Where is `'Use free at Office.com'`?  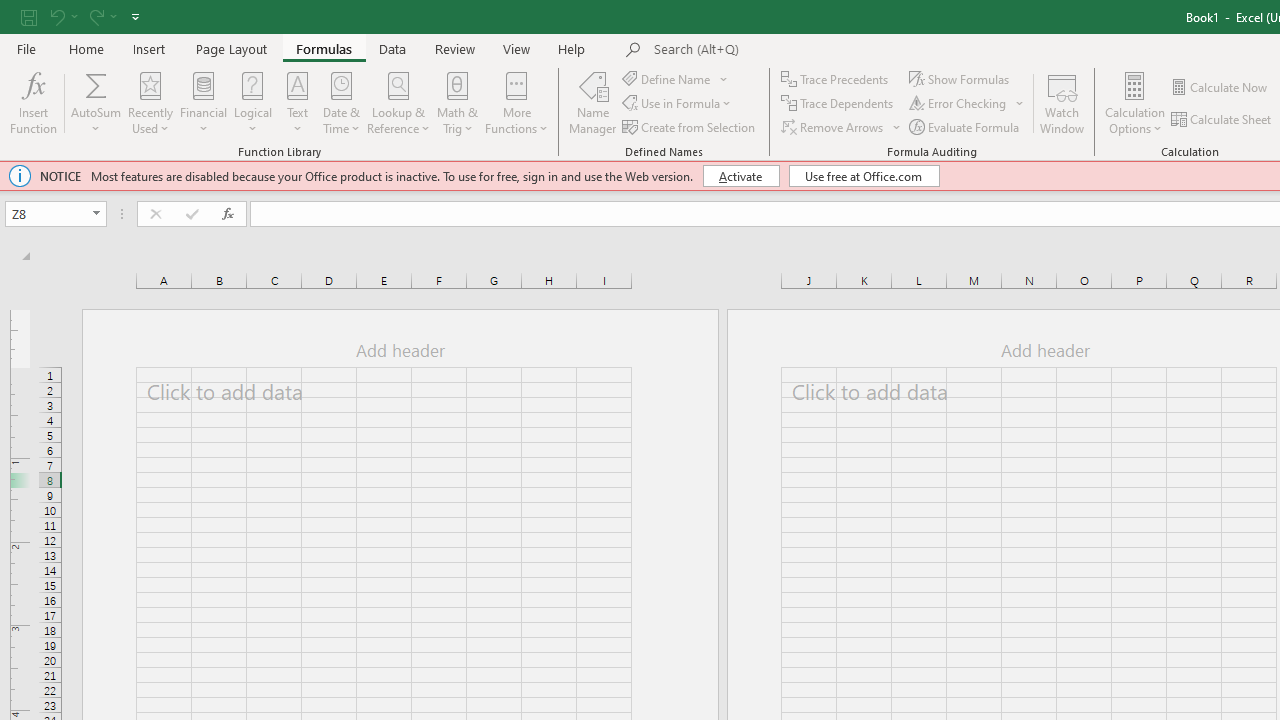 'Use free at Office.com' is located at coordinates (864, 175).